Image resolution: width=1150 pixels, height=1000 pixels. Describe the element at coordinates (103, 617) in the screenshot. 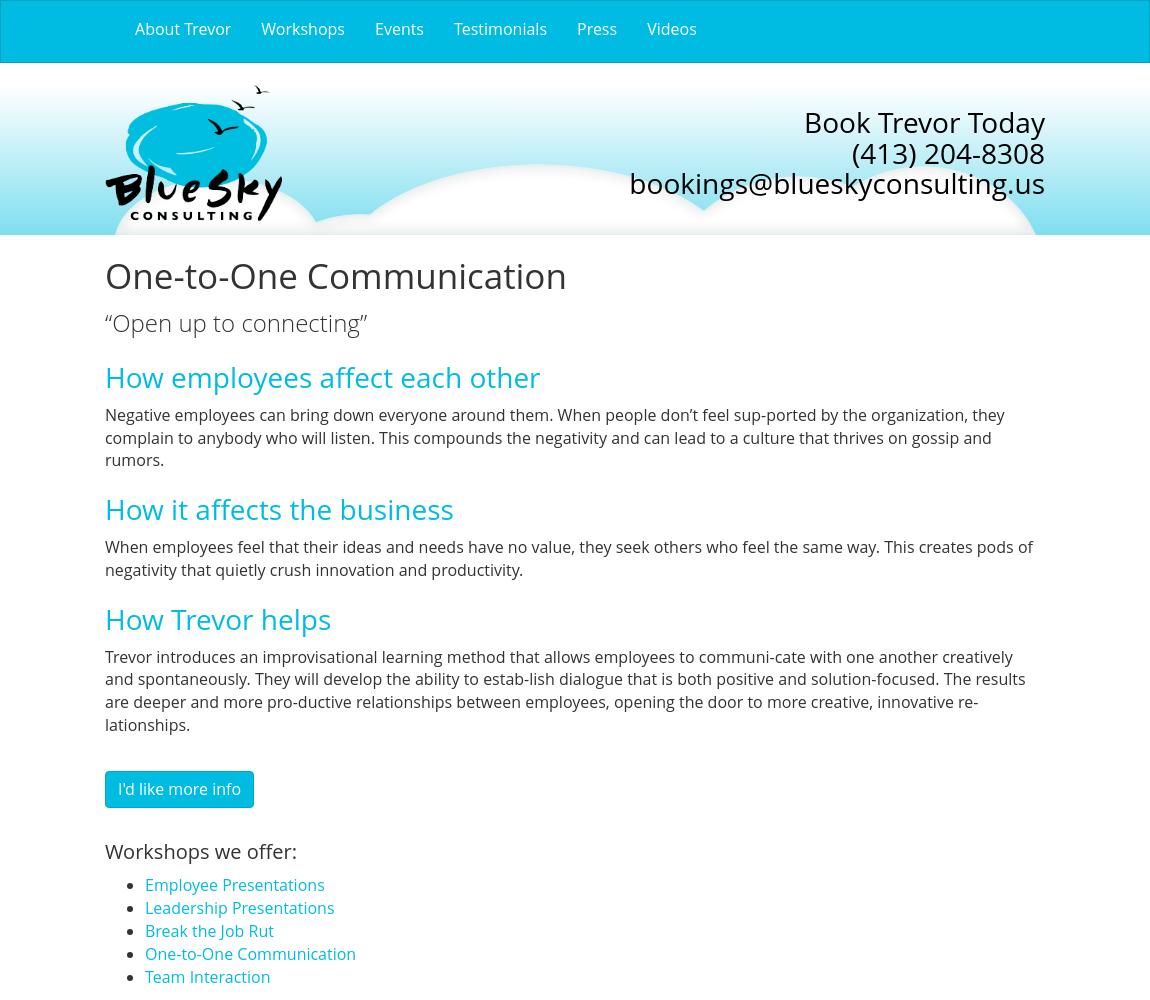

I see `'How Trevor helps'` at that location.